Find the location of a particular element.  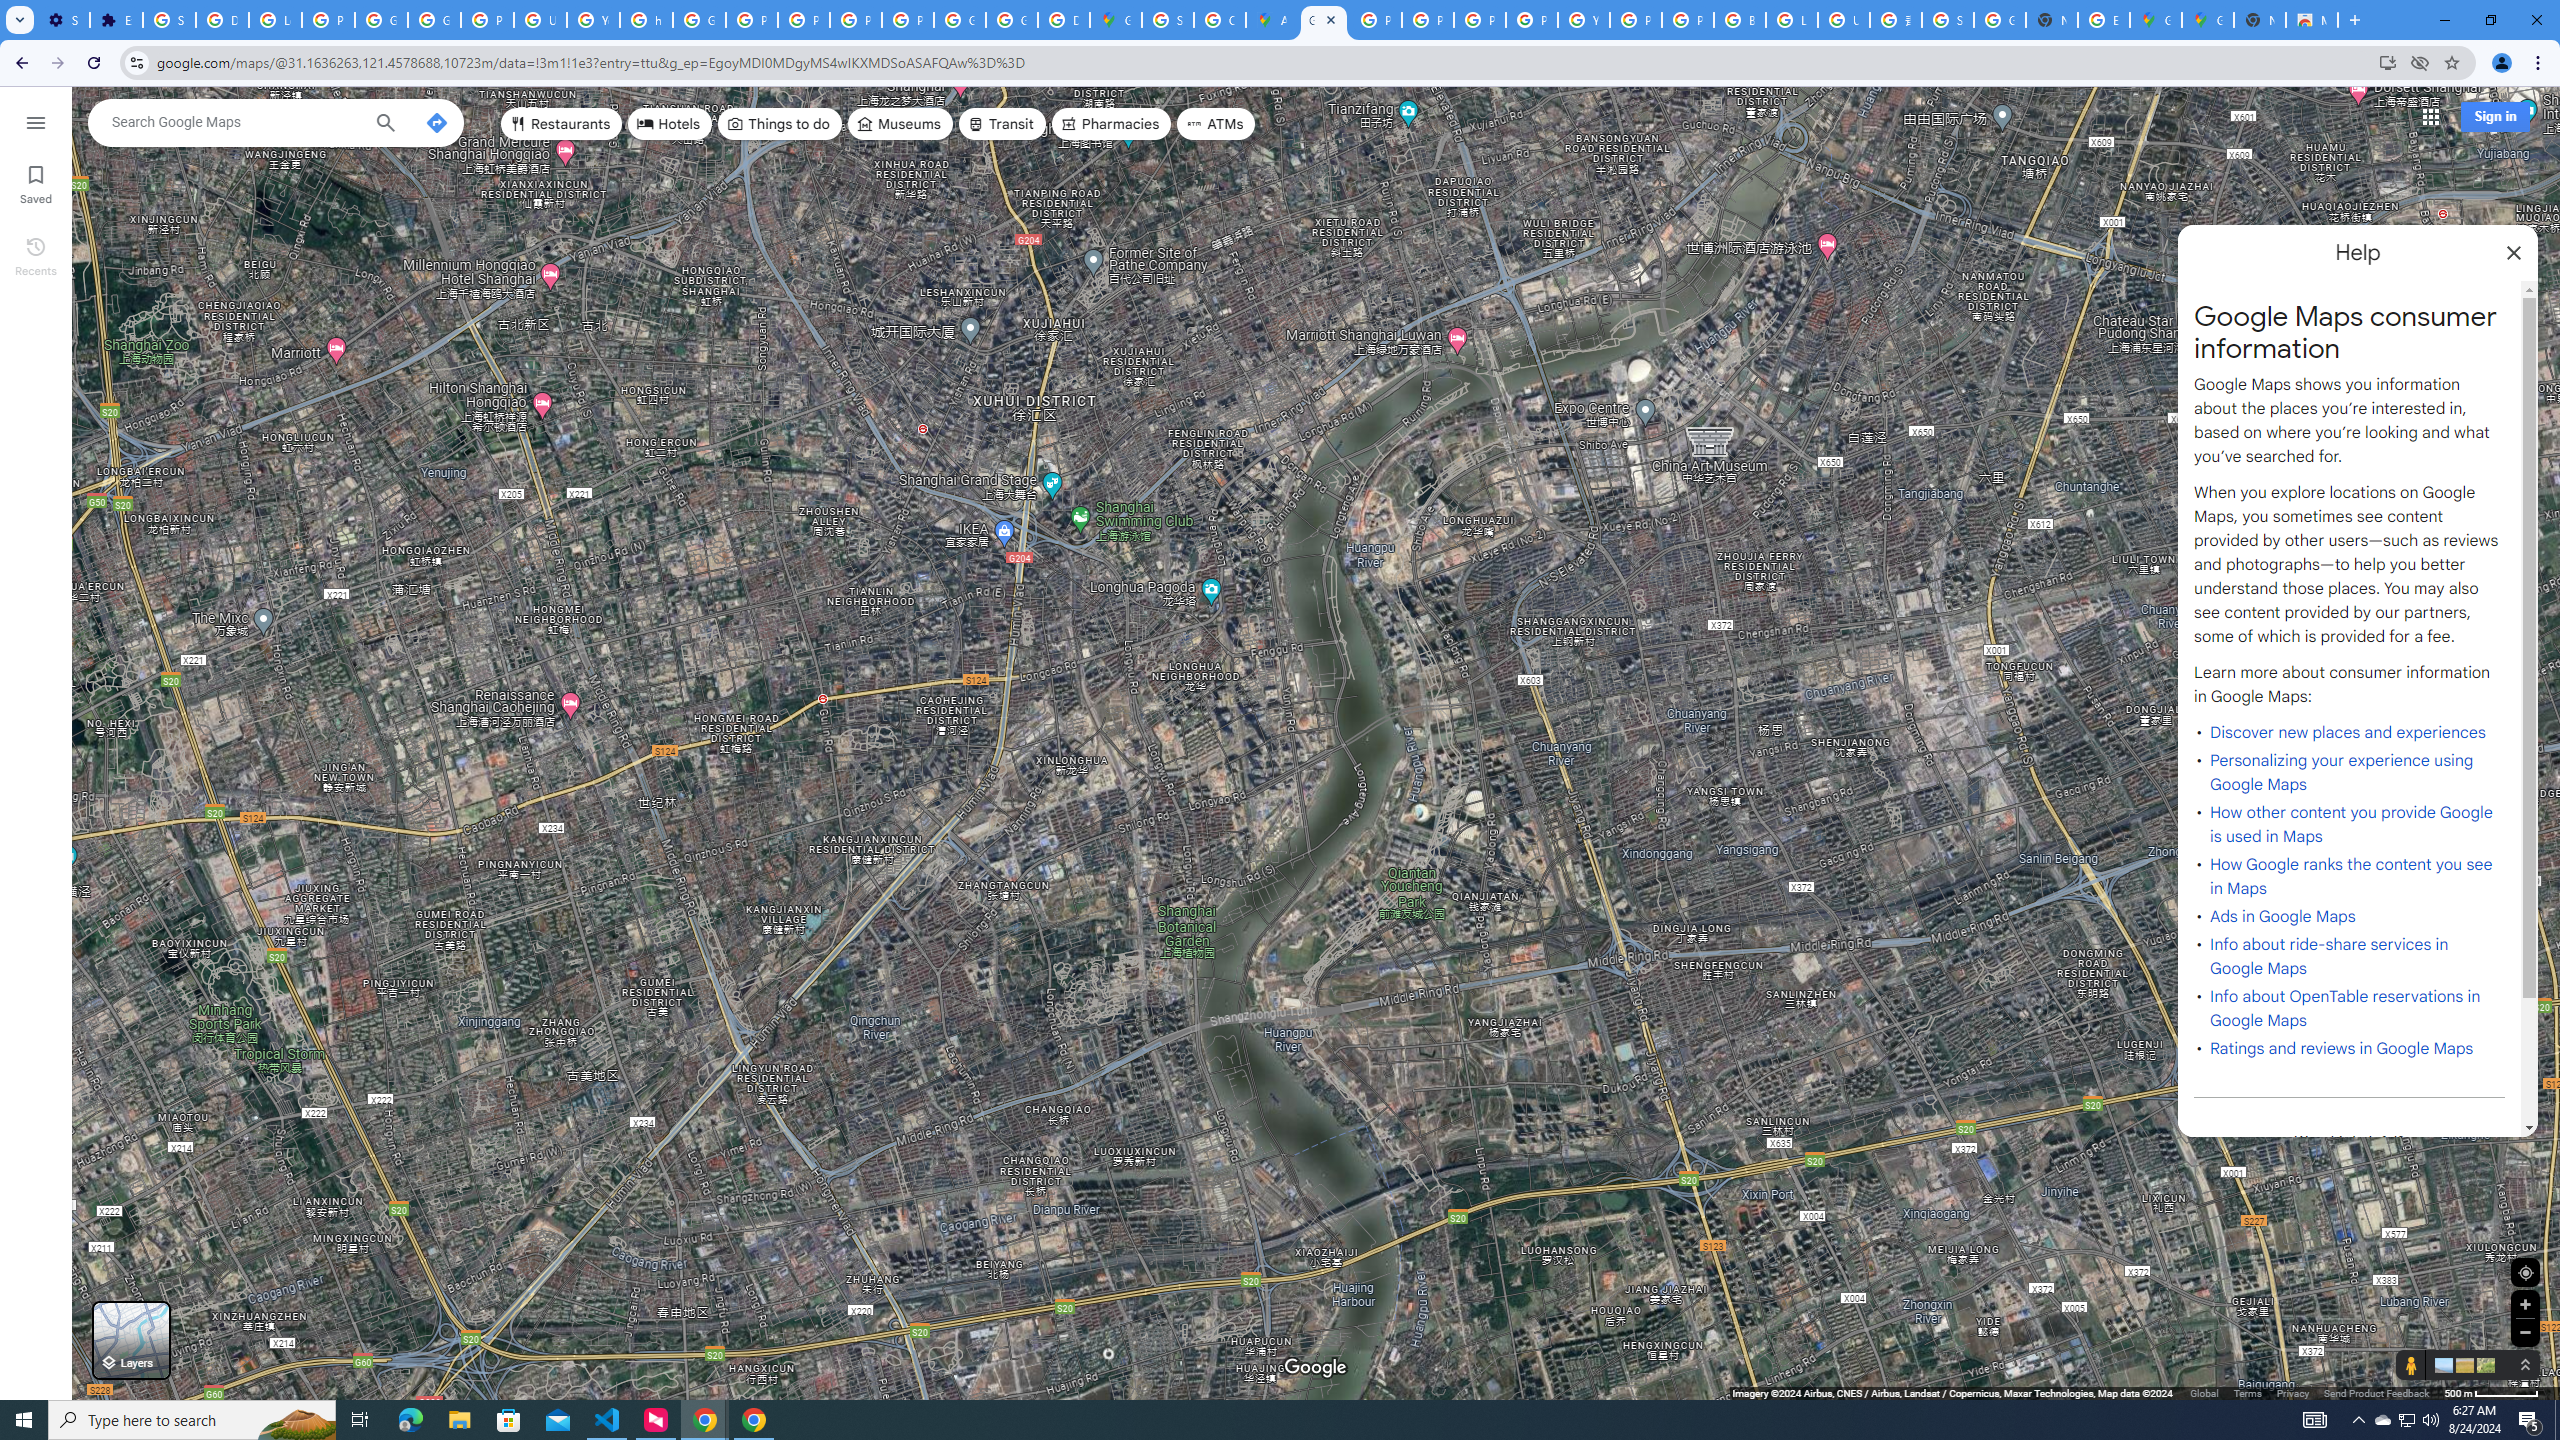

'Saved' is located at coordinates (34, 183).